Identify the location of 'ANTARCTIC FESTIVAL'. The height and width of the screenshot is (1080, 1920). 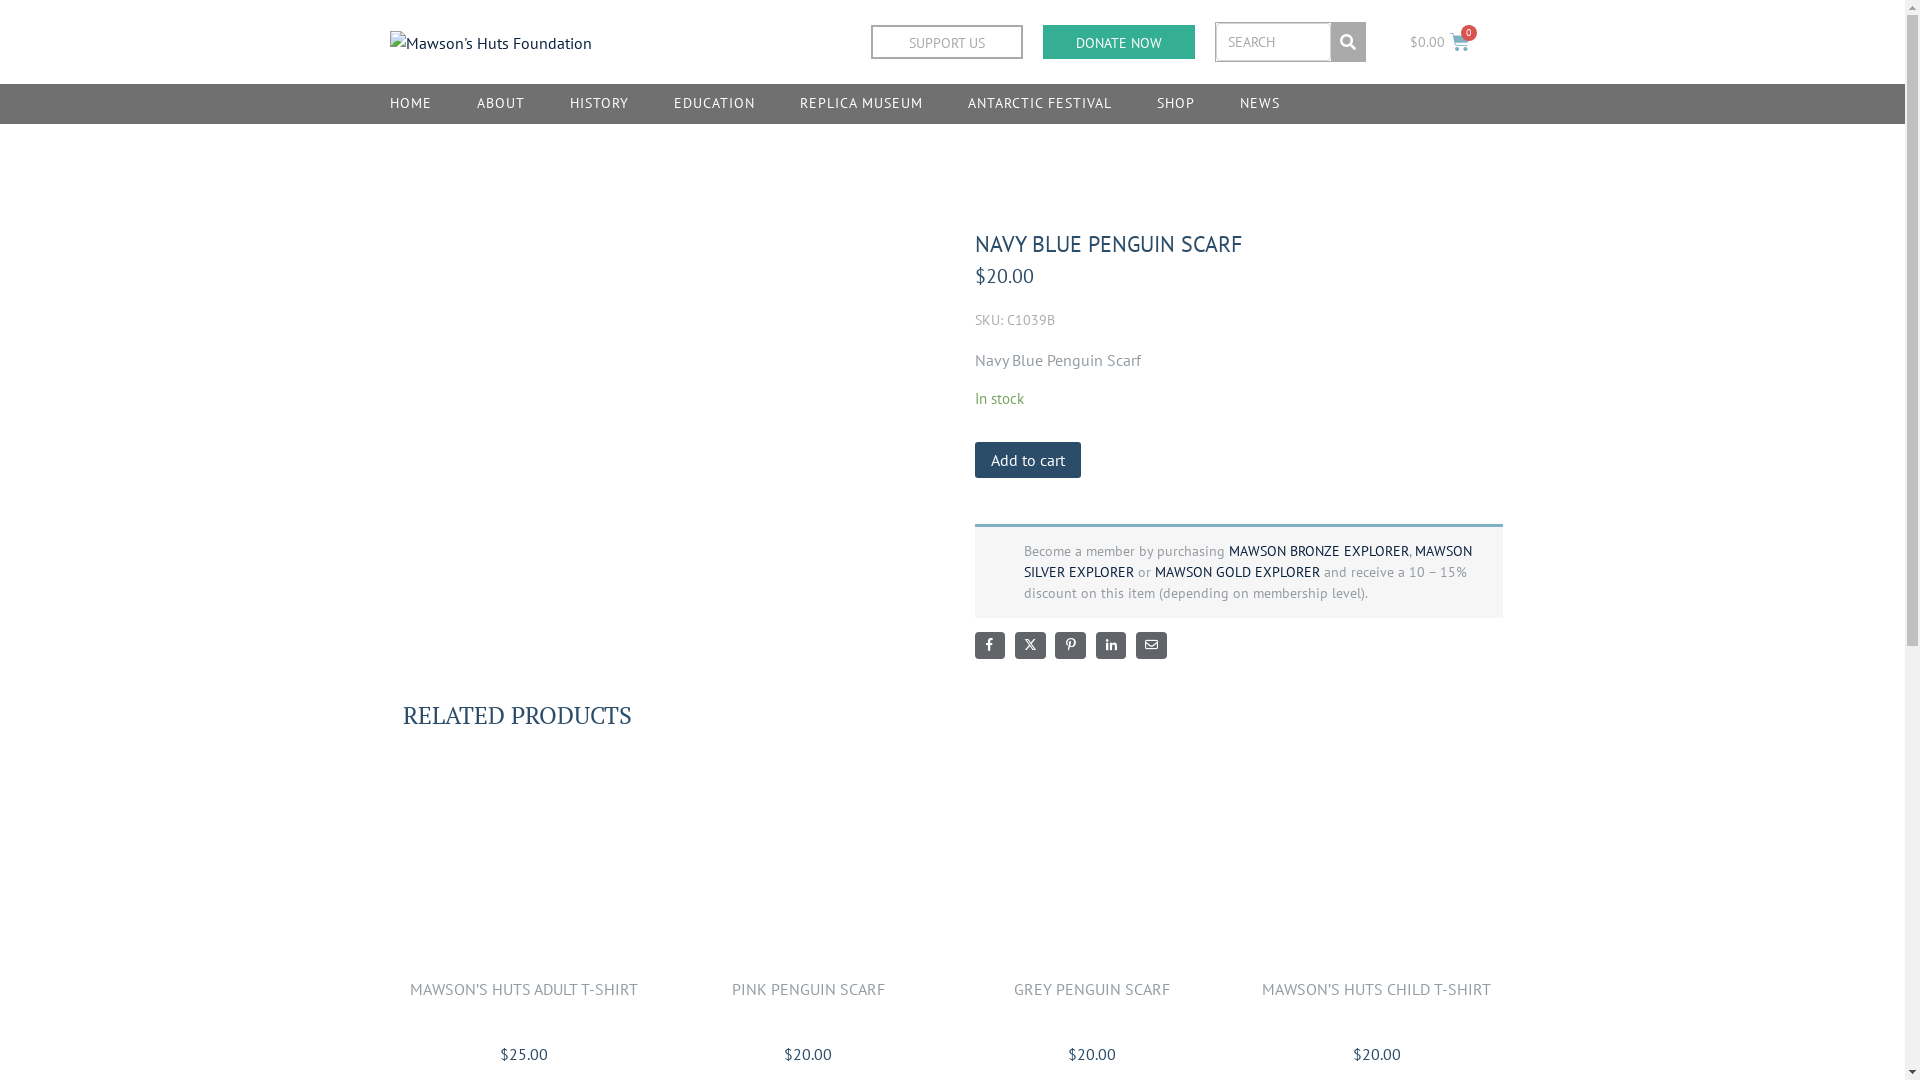
(1040, 104).